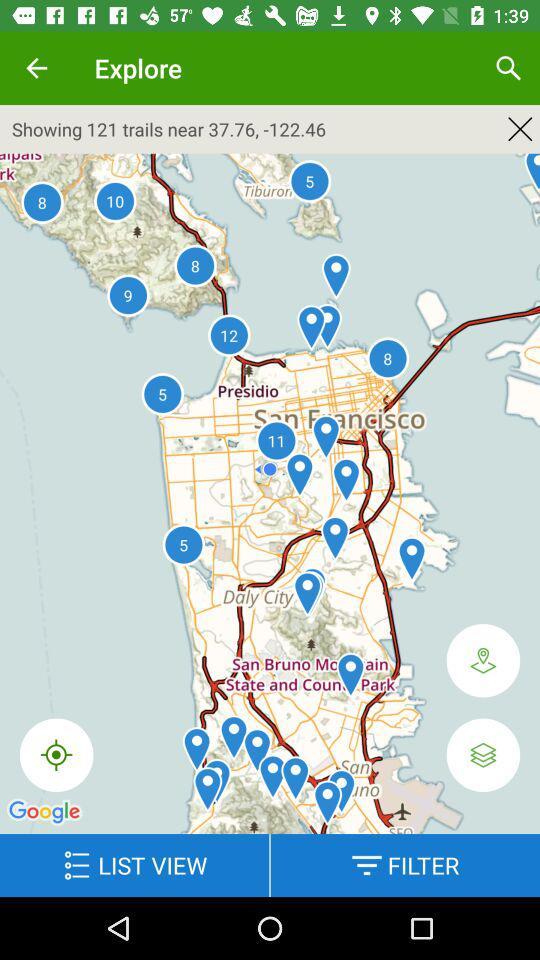 The width and height of the screenshot is (540, 960). I want to click on the icon below showing 121 trails item, so click(56, 754).